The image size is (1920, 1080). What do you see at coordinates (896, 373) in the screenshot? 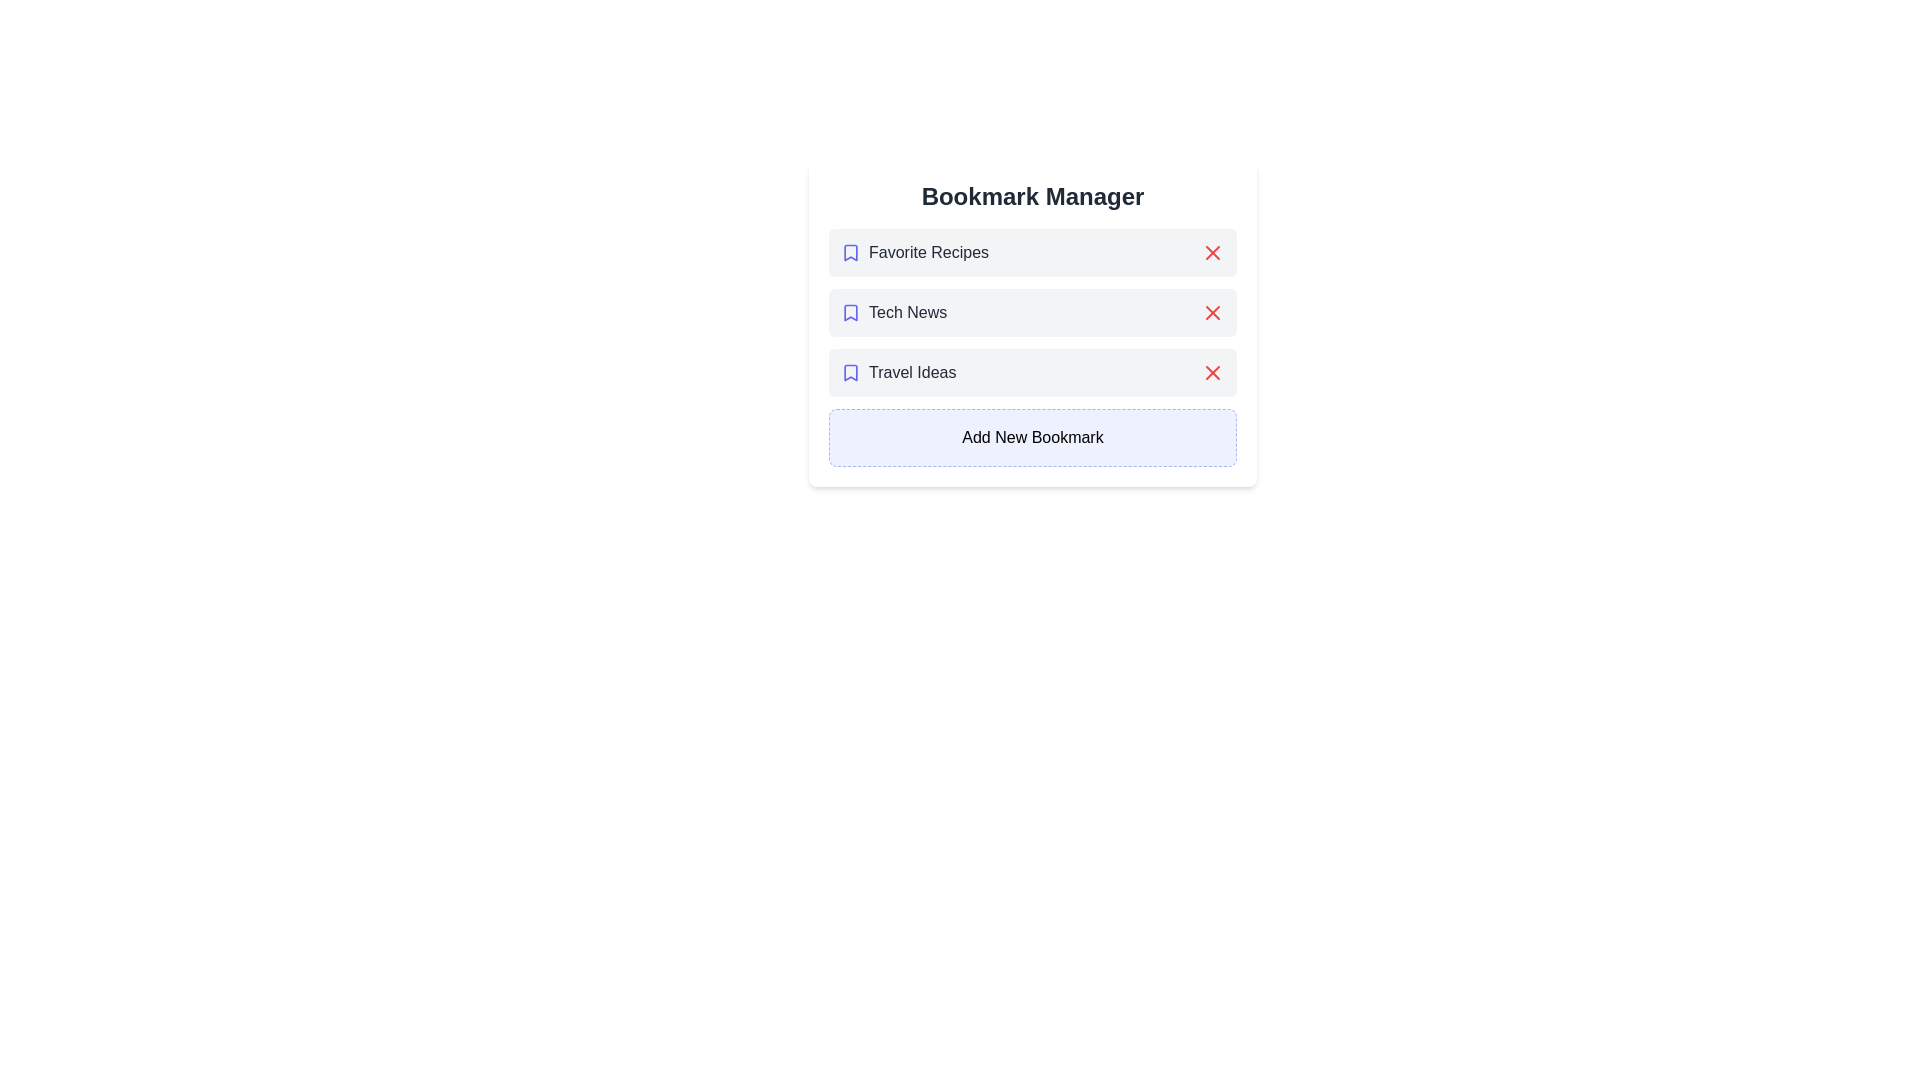
I see `the bookmark titled Travel Ideas to navigate to its URL` at bounding box center [896, 373].